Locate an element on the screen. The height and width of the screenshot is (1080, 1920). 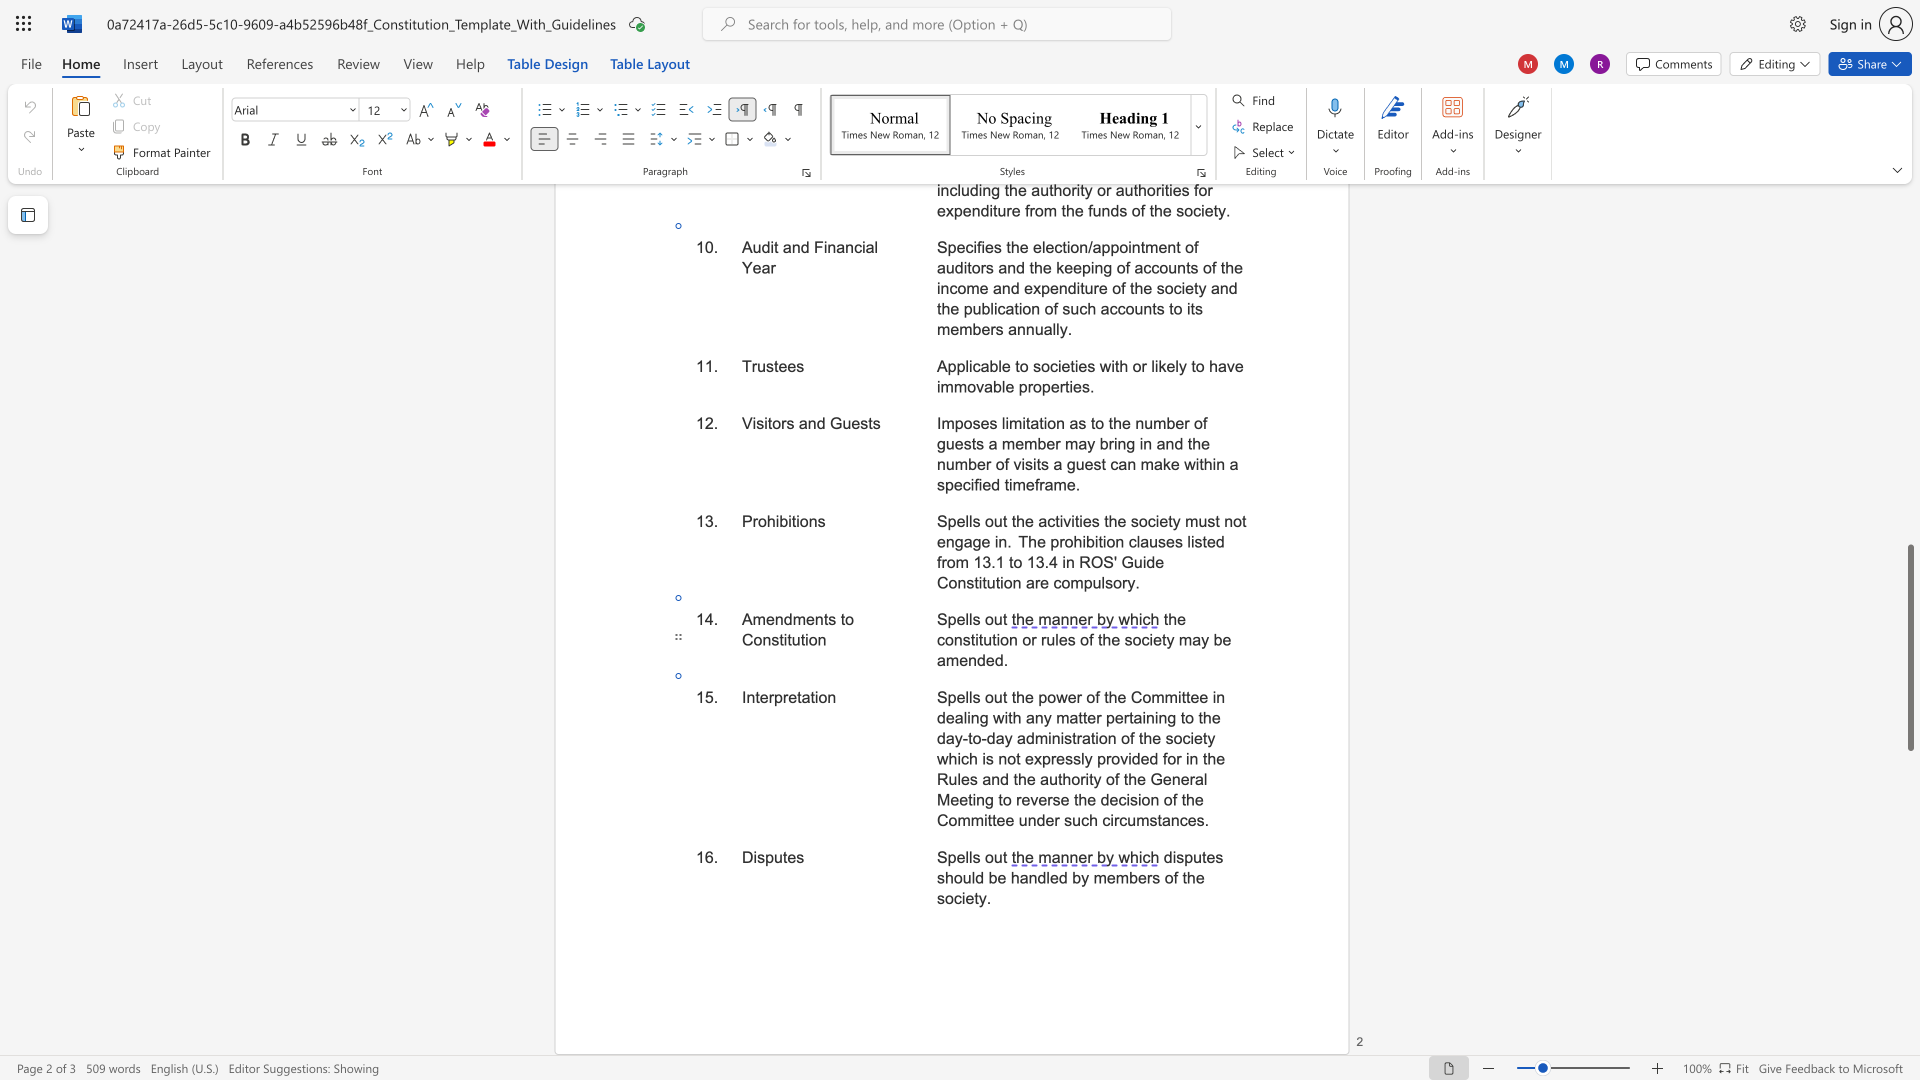
the space between the continuous character "C" and "o" in the text is located at coordinates (751, 640).